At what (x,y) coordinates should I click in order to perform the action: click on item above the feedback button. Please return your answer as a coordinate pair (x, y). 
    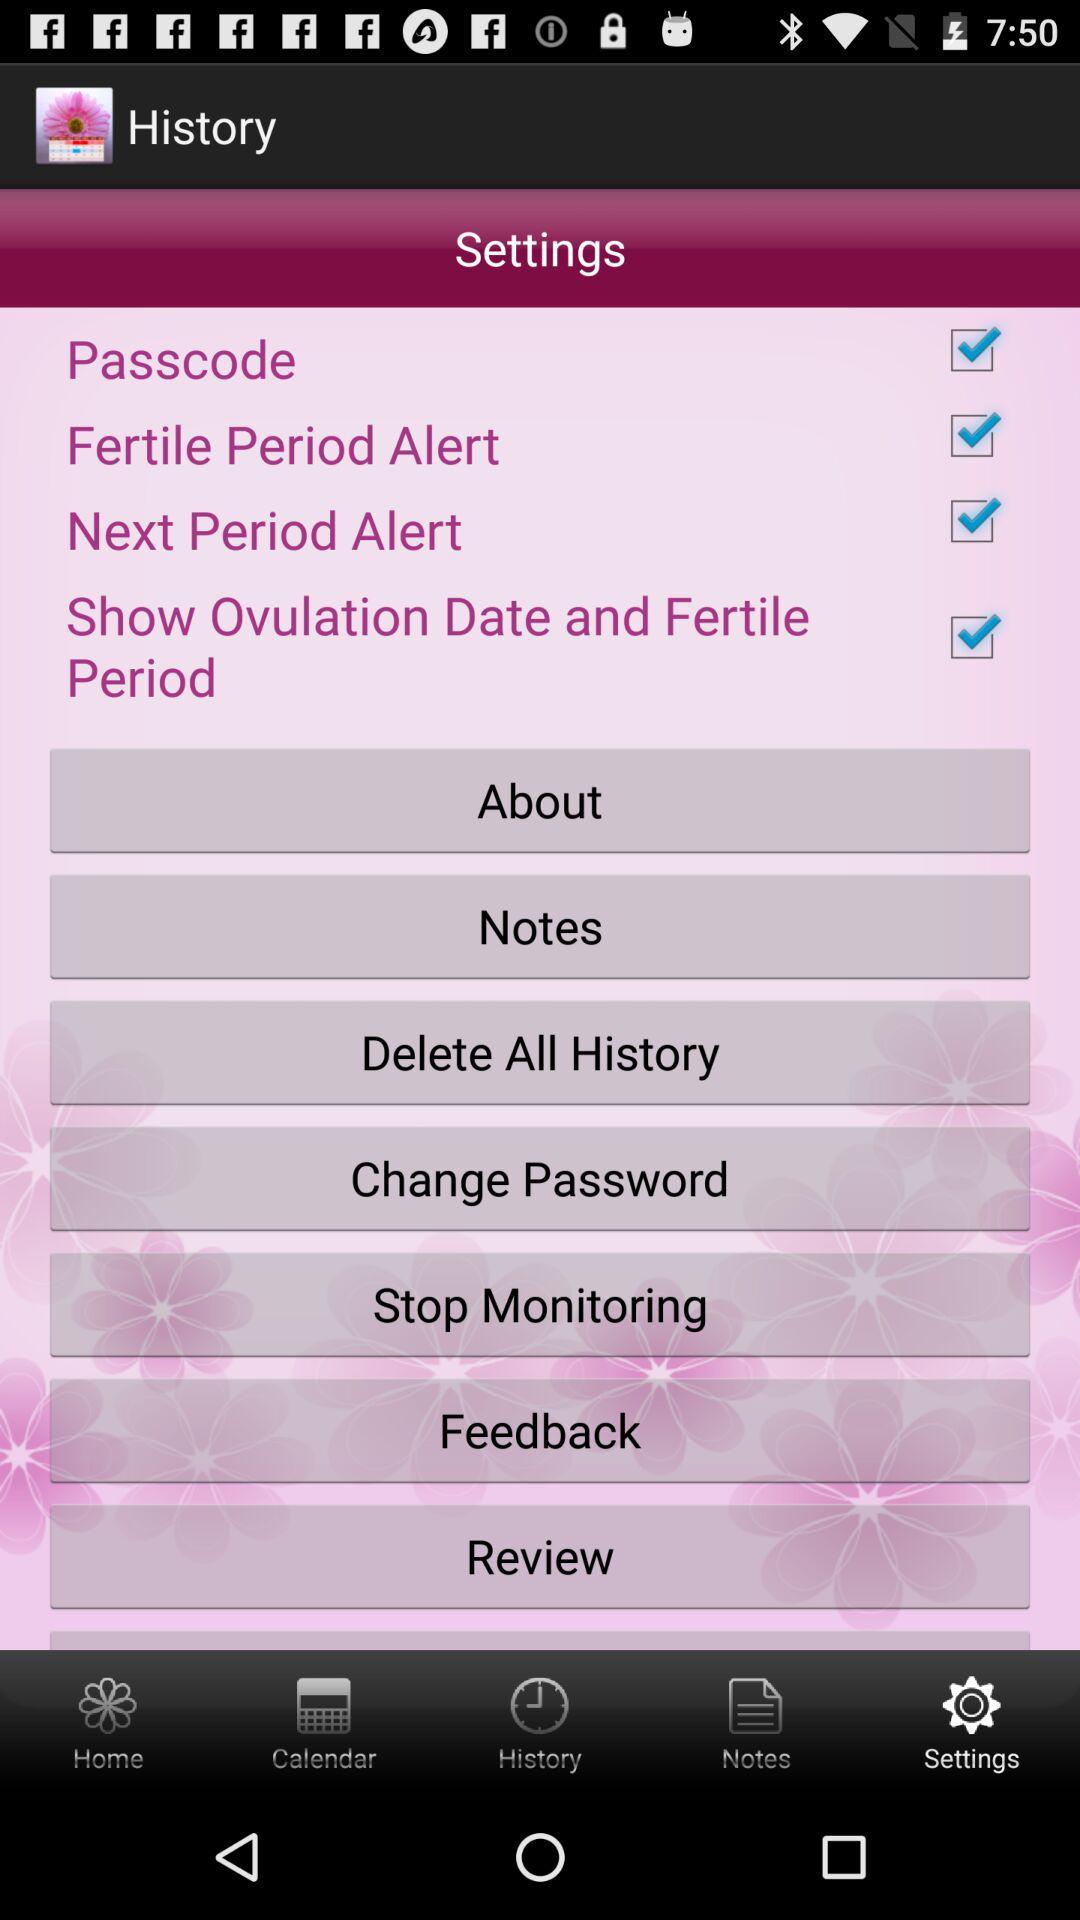
    Looking at the image, I should click on (540, 1304).